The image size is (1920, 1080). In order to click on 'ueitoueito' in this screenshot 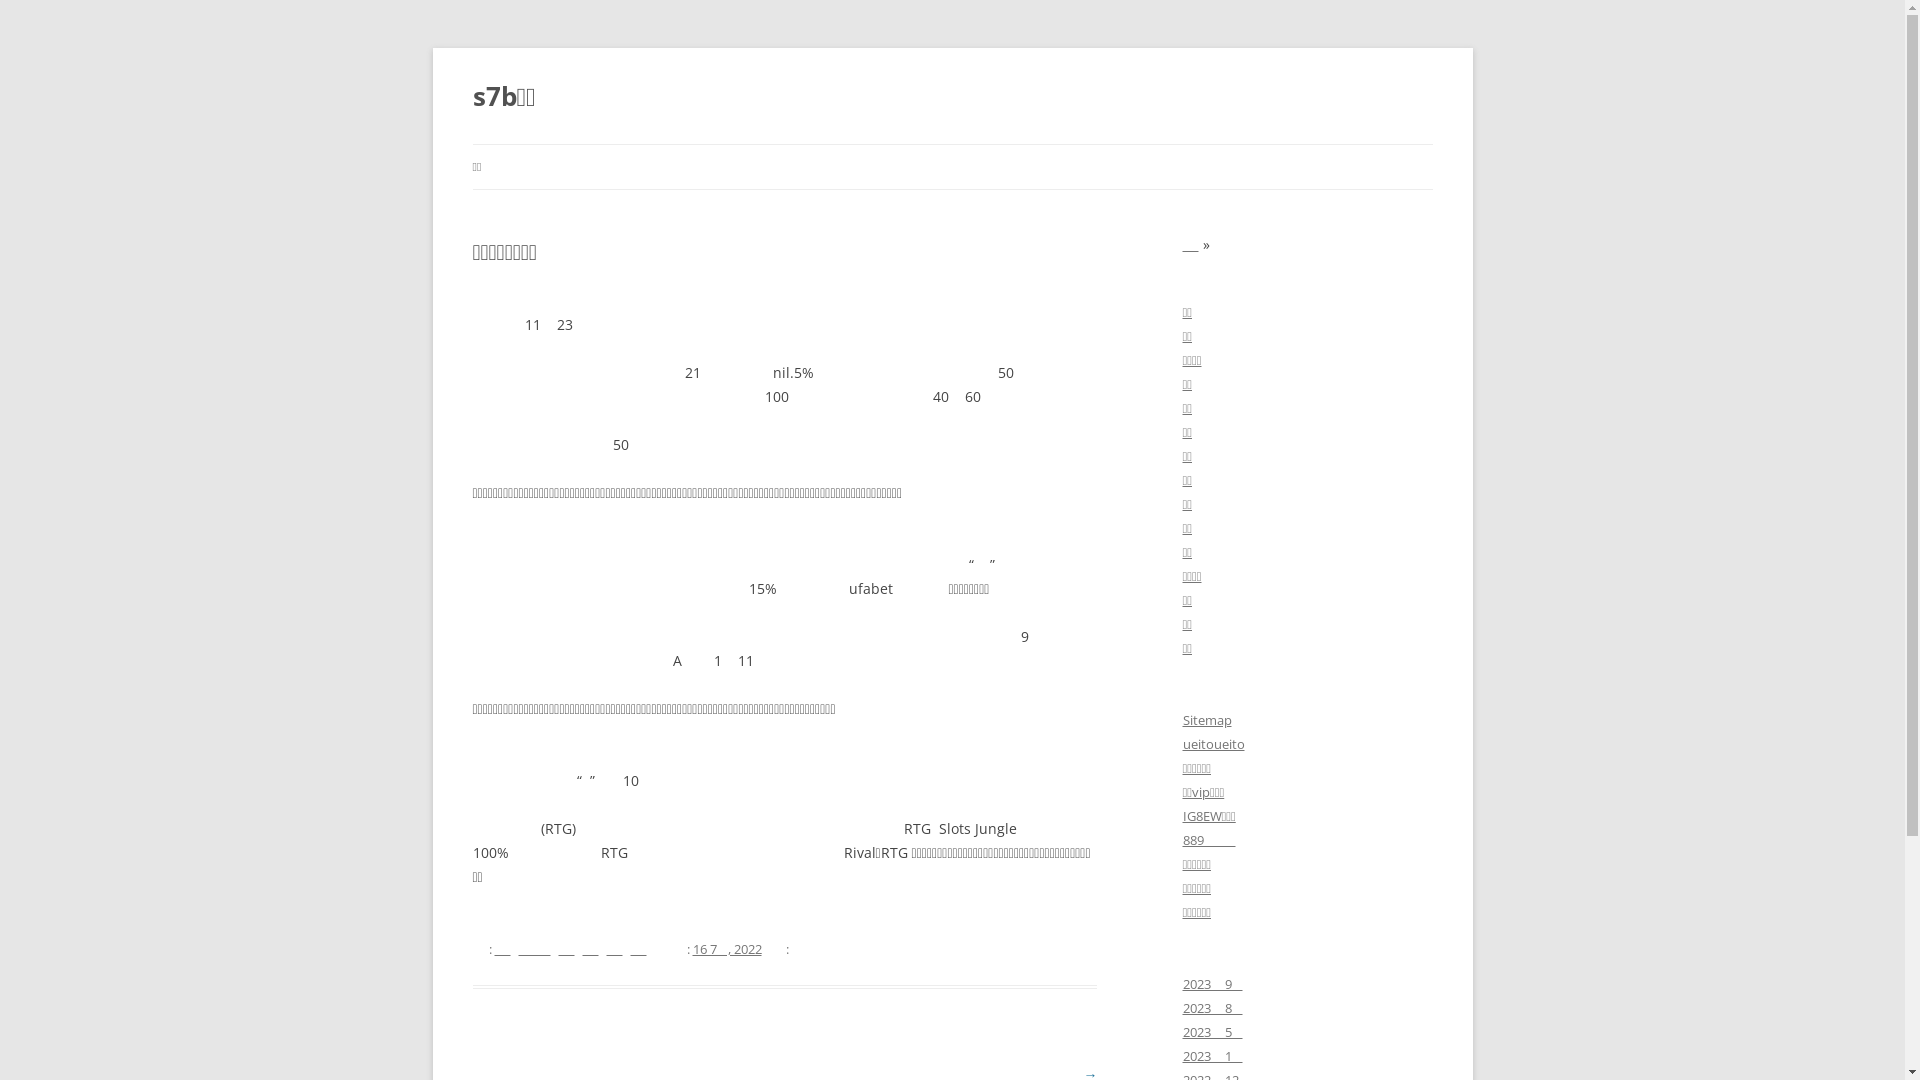, I will do `click(1181, 744)`.